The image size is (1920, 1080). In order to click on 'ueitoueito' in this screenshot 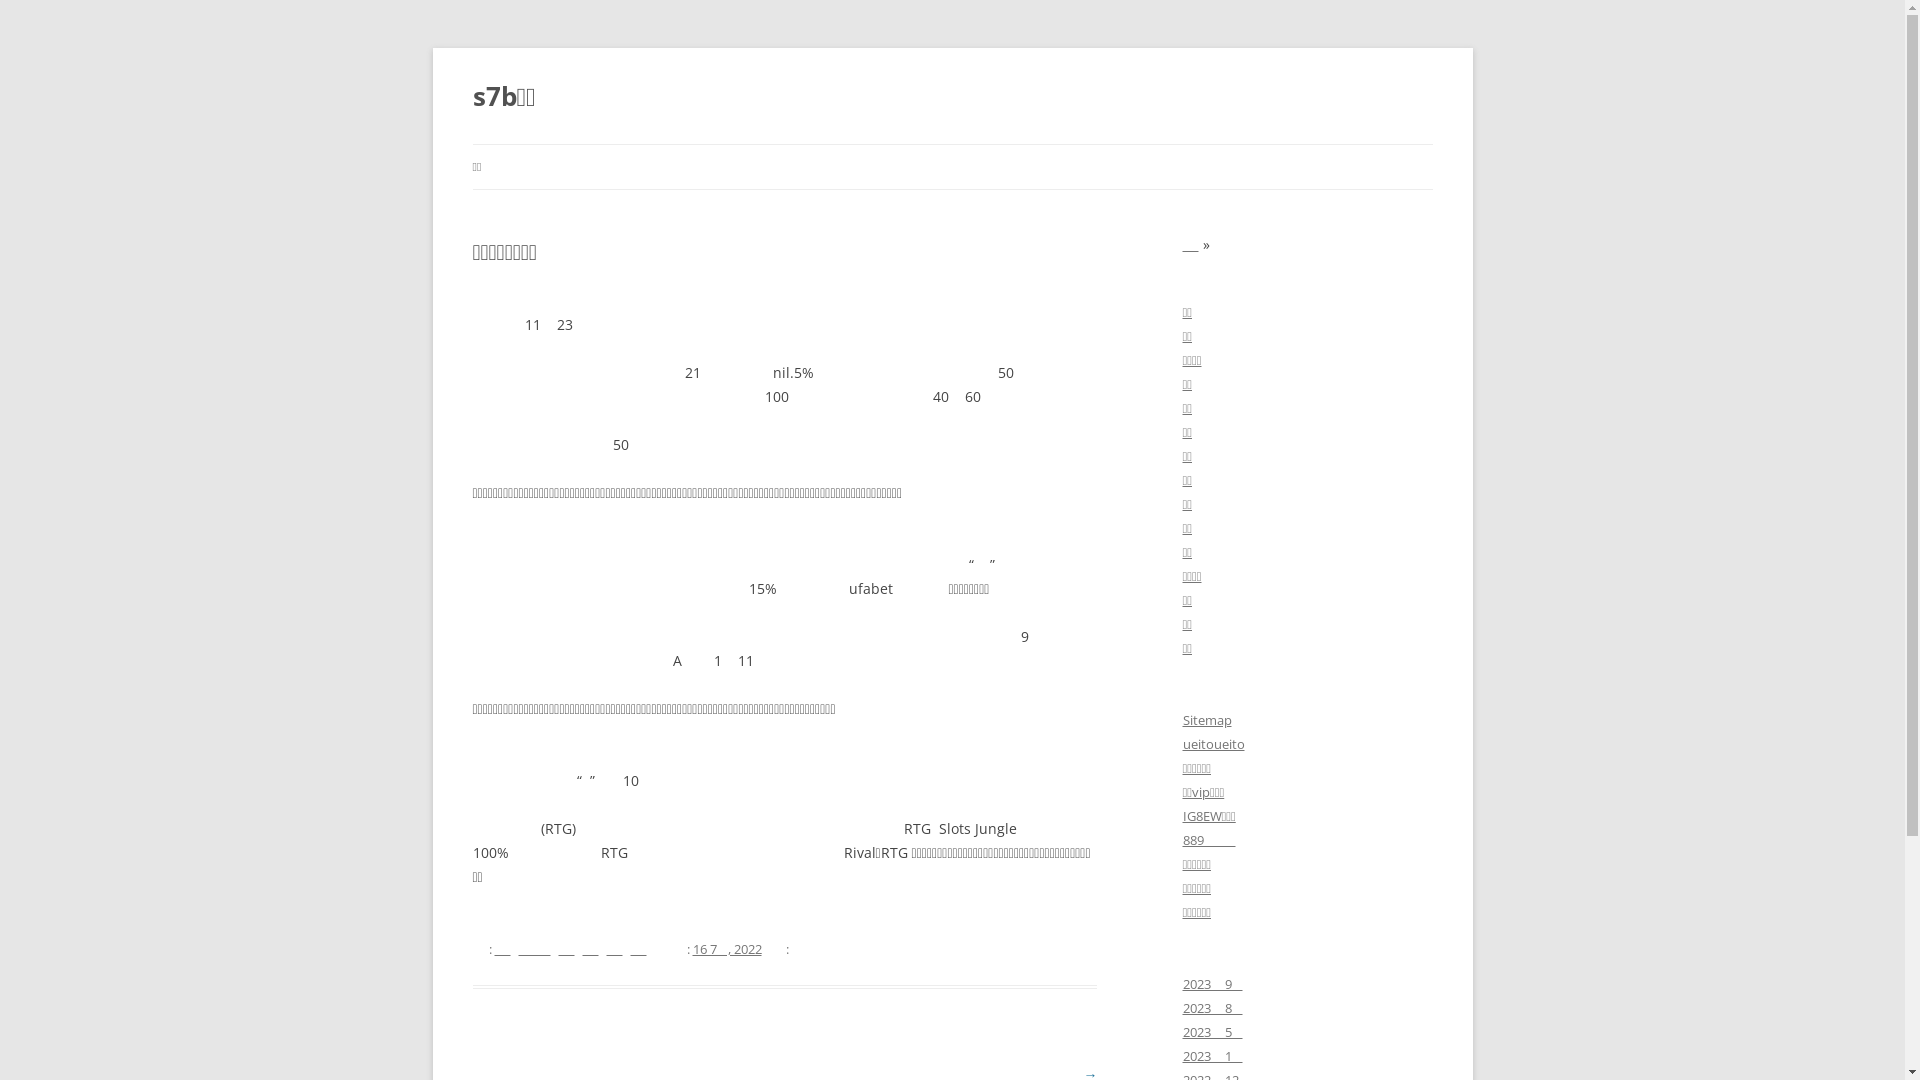, I will do `click(1181, 744)`.